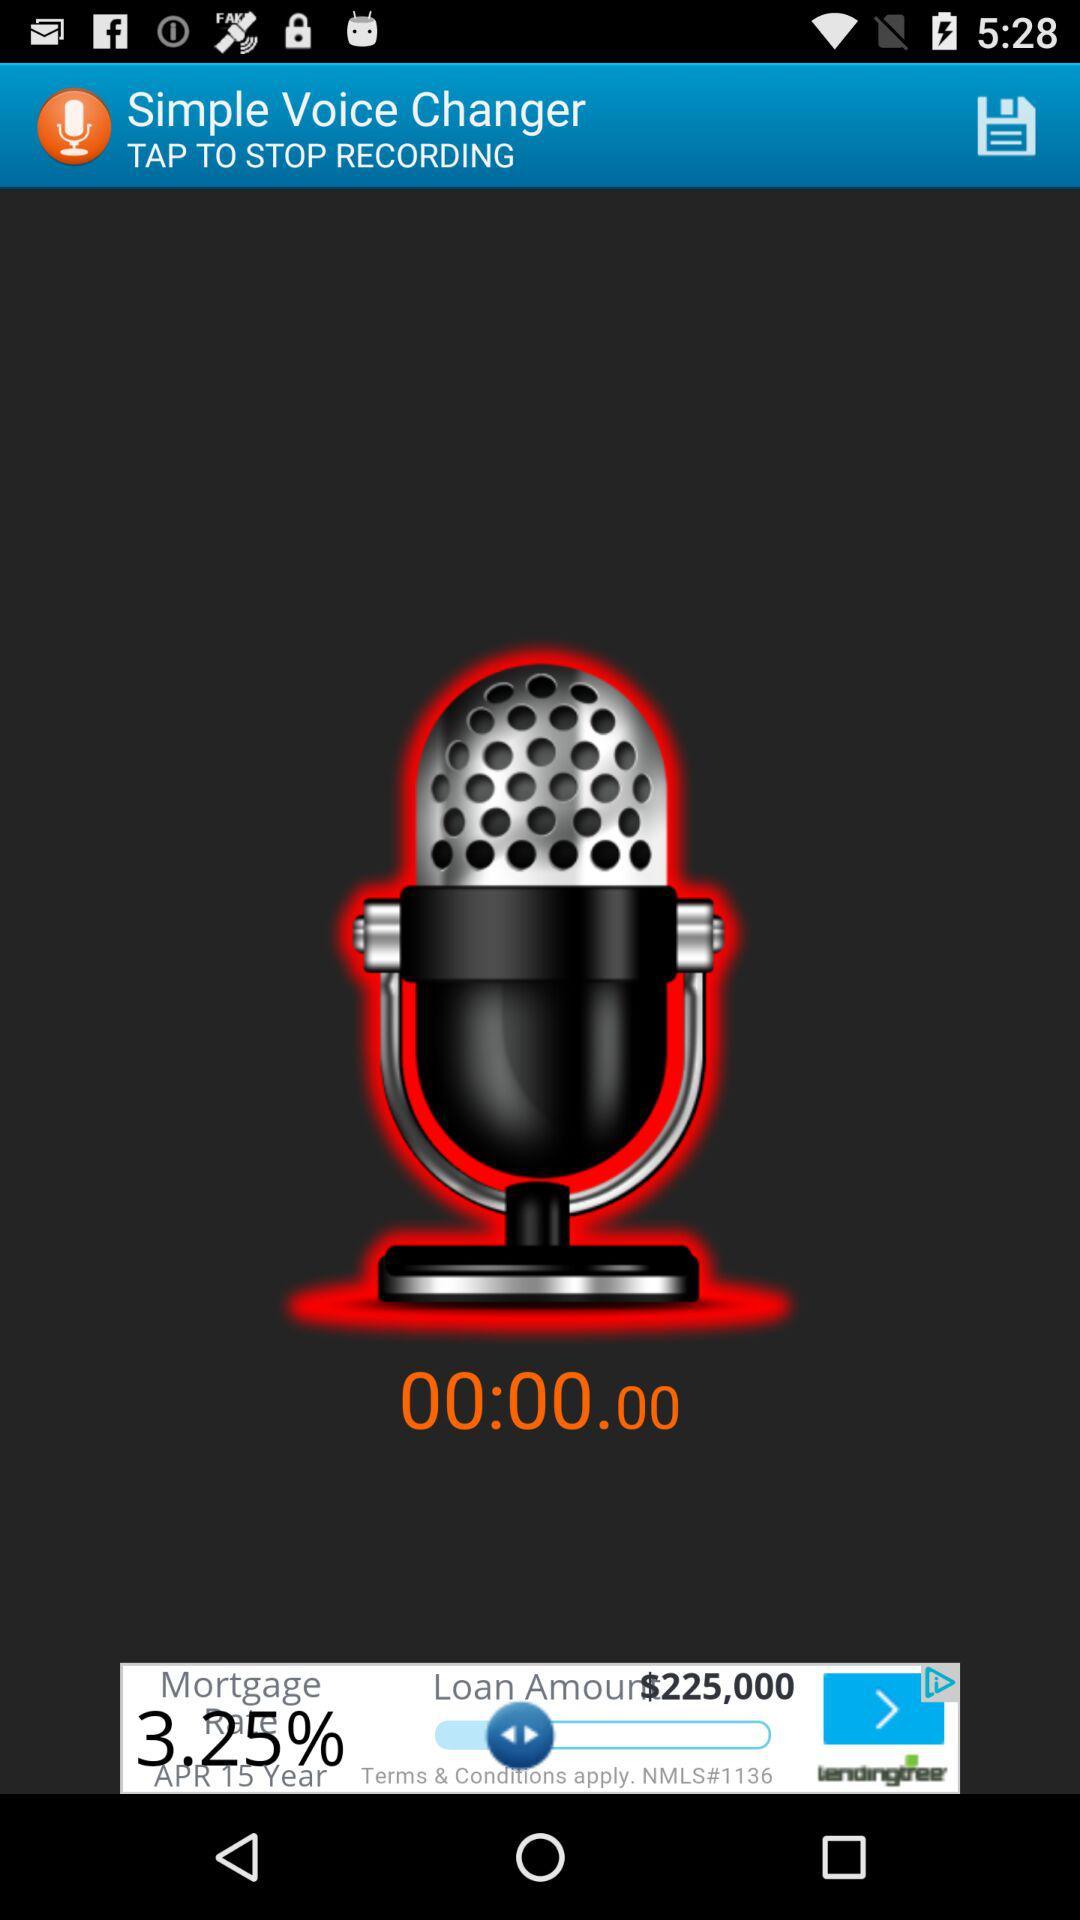 The width and height of the screenshot is (1080, 1920). I want to click on record, so click(538, 991).